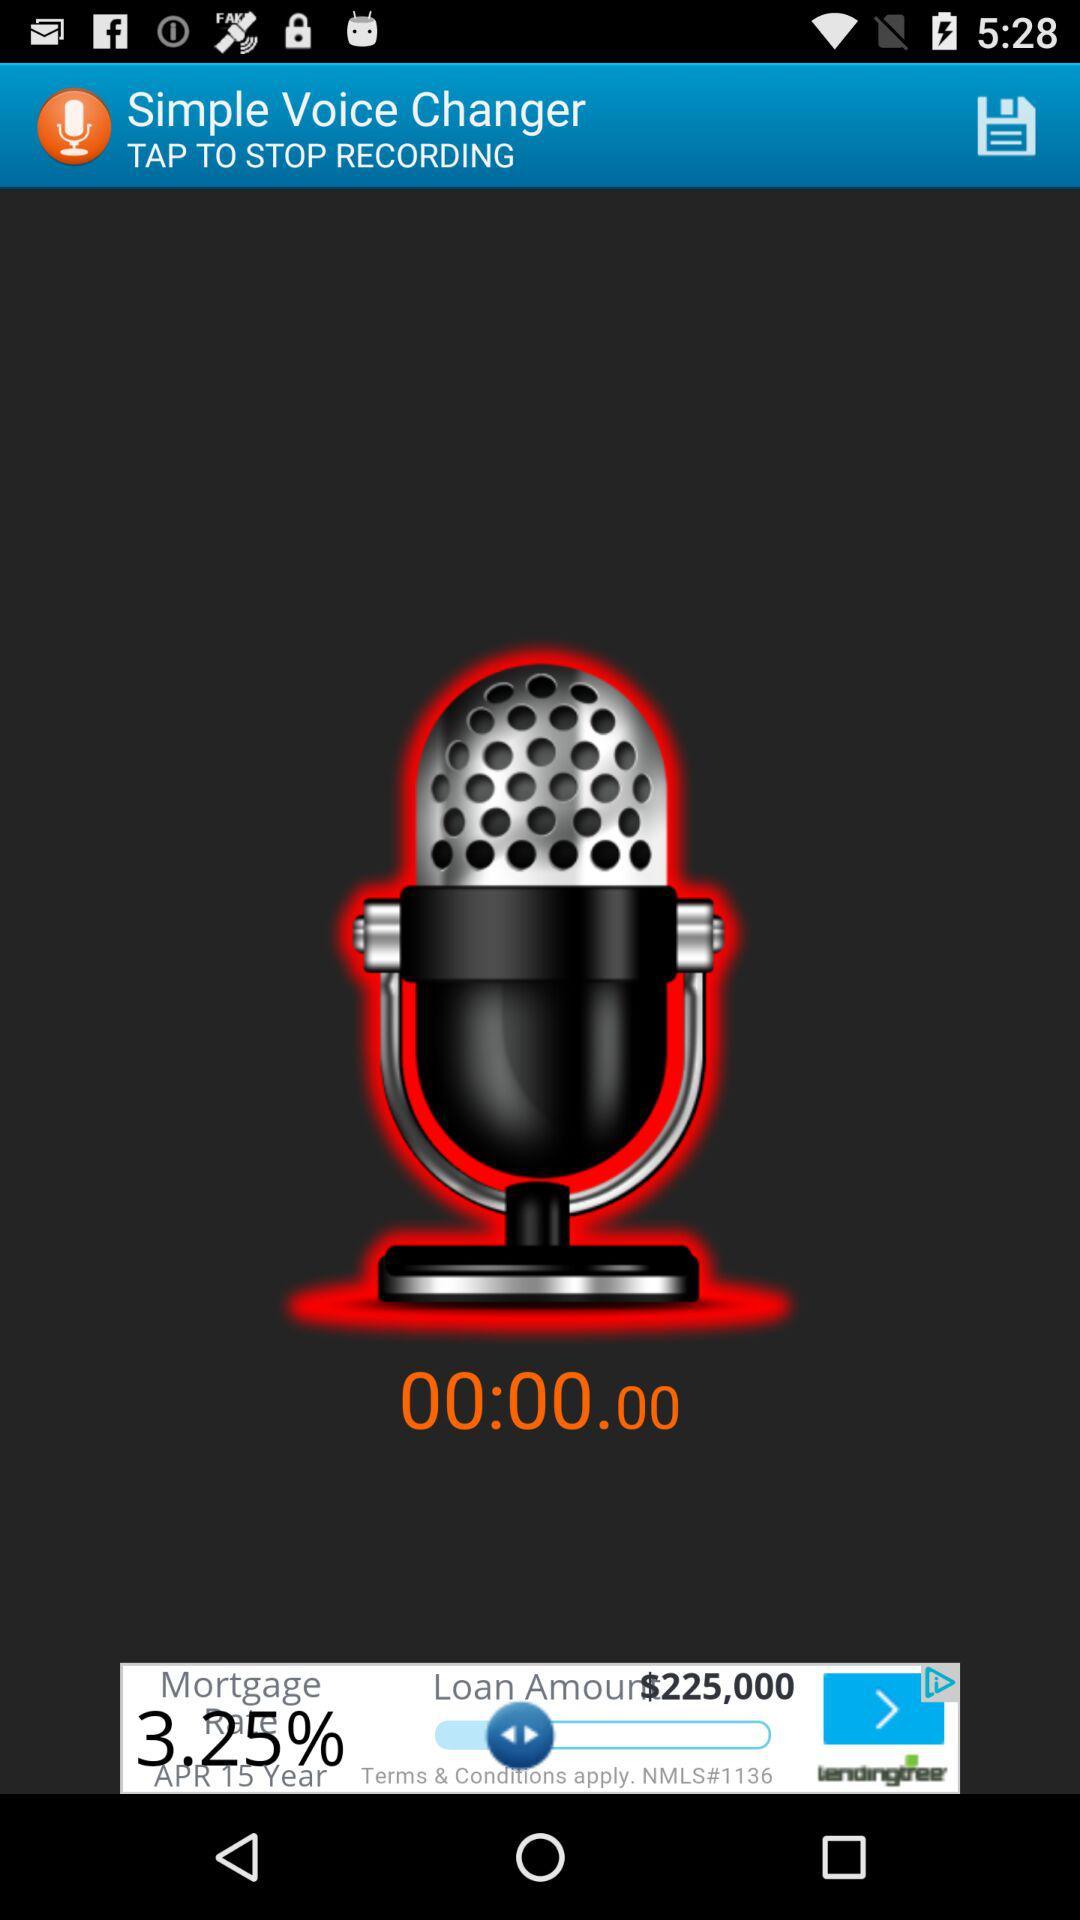 The width and height of the screenshot is (1080, 1920). I want to click on record, so click(538, 991).